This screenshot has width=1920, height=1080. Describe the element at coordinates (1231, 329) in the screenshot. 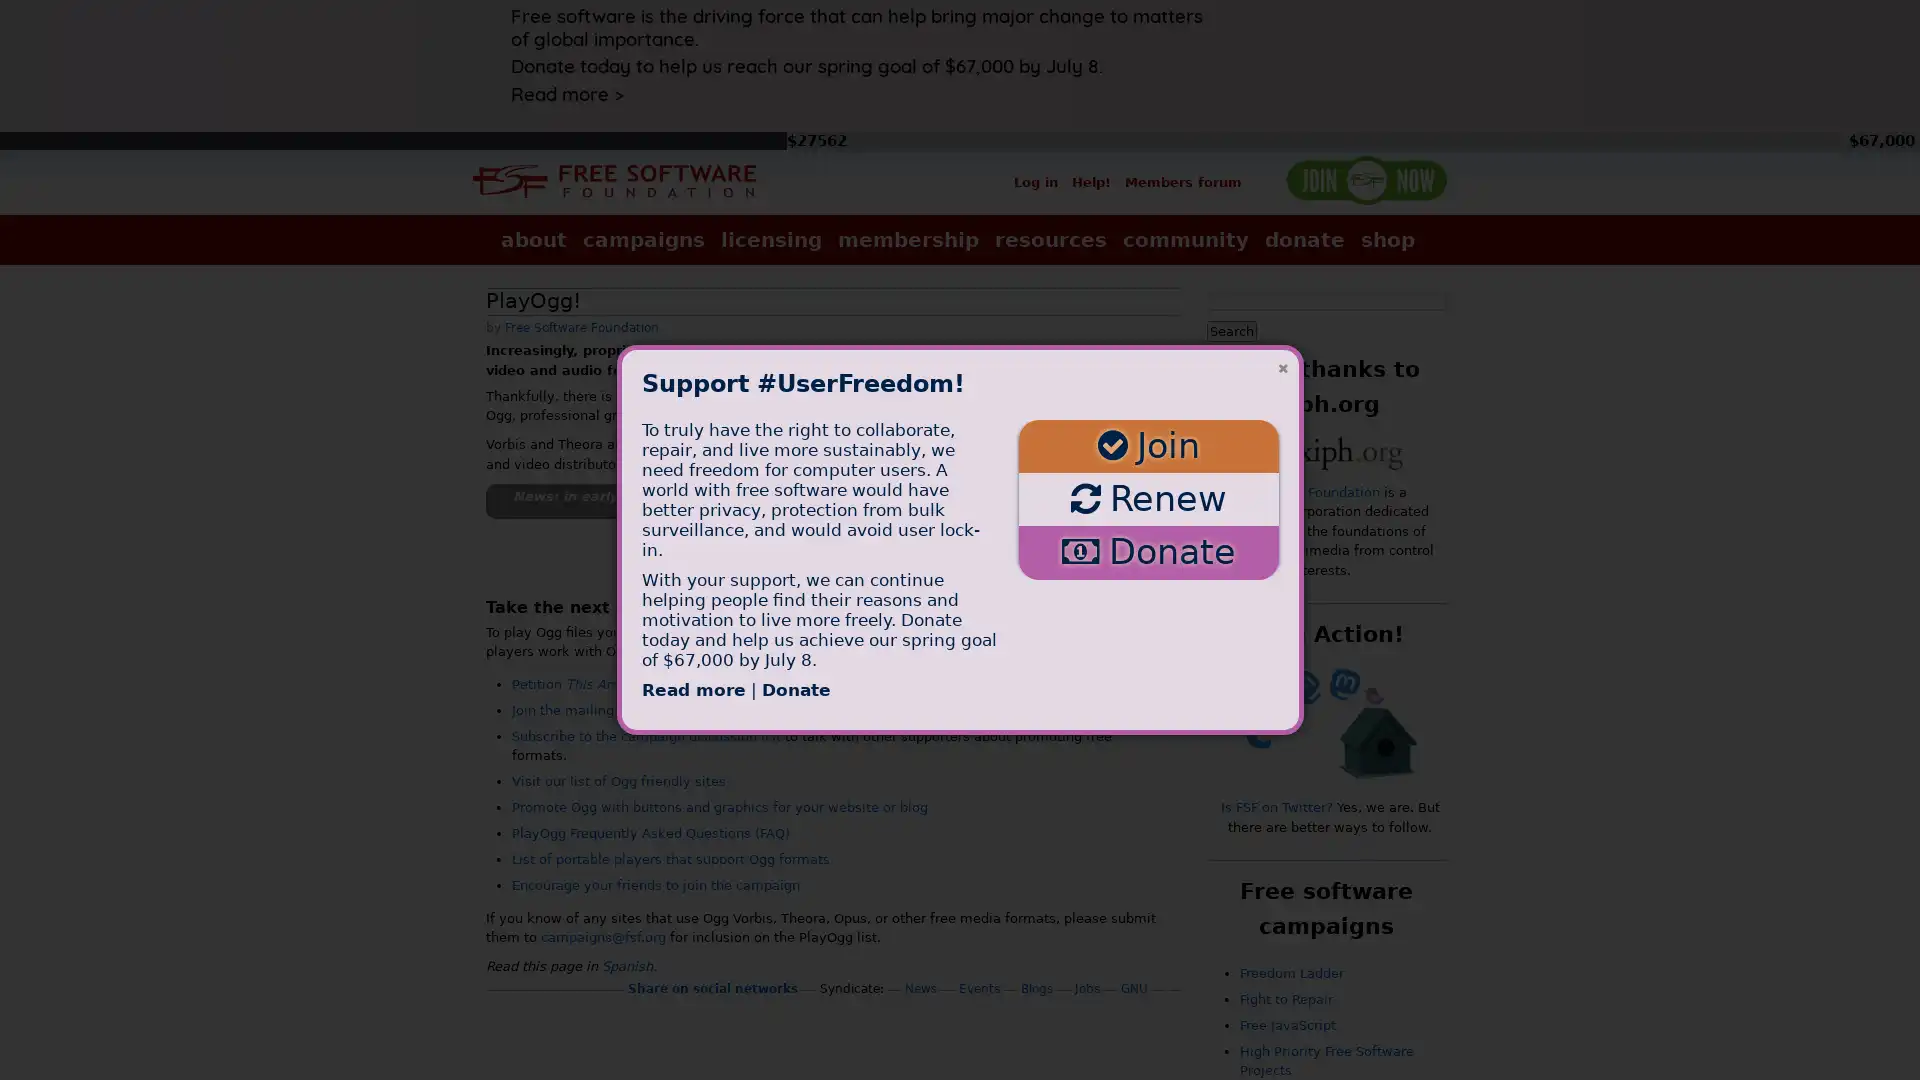

I see `Search` at that location.